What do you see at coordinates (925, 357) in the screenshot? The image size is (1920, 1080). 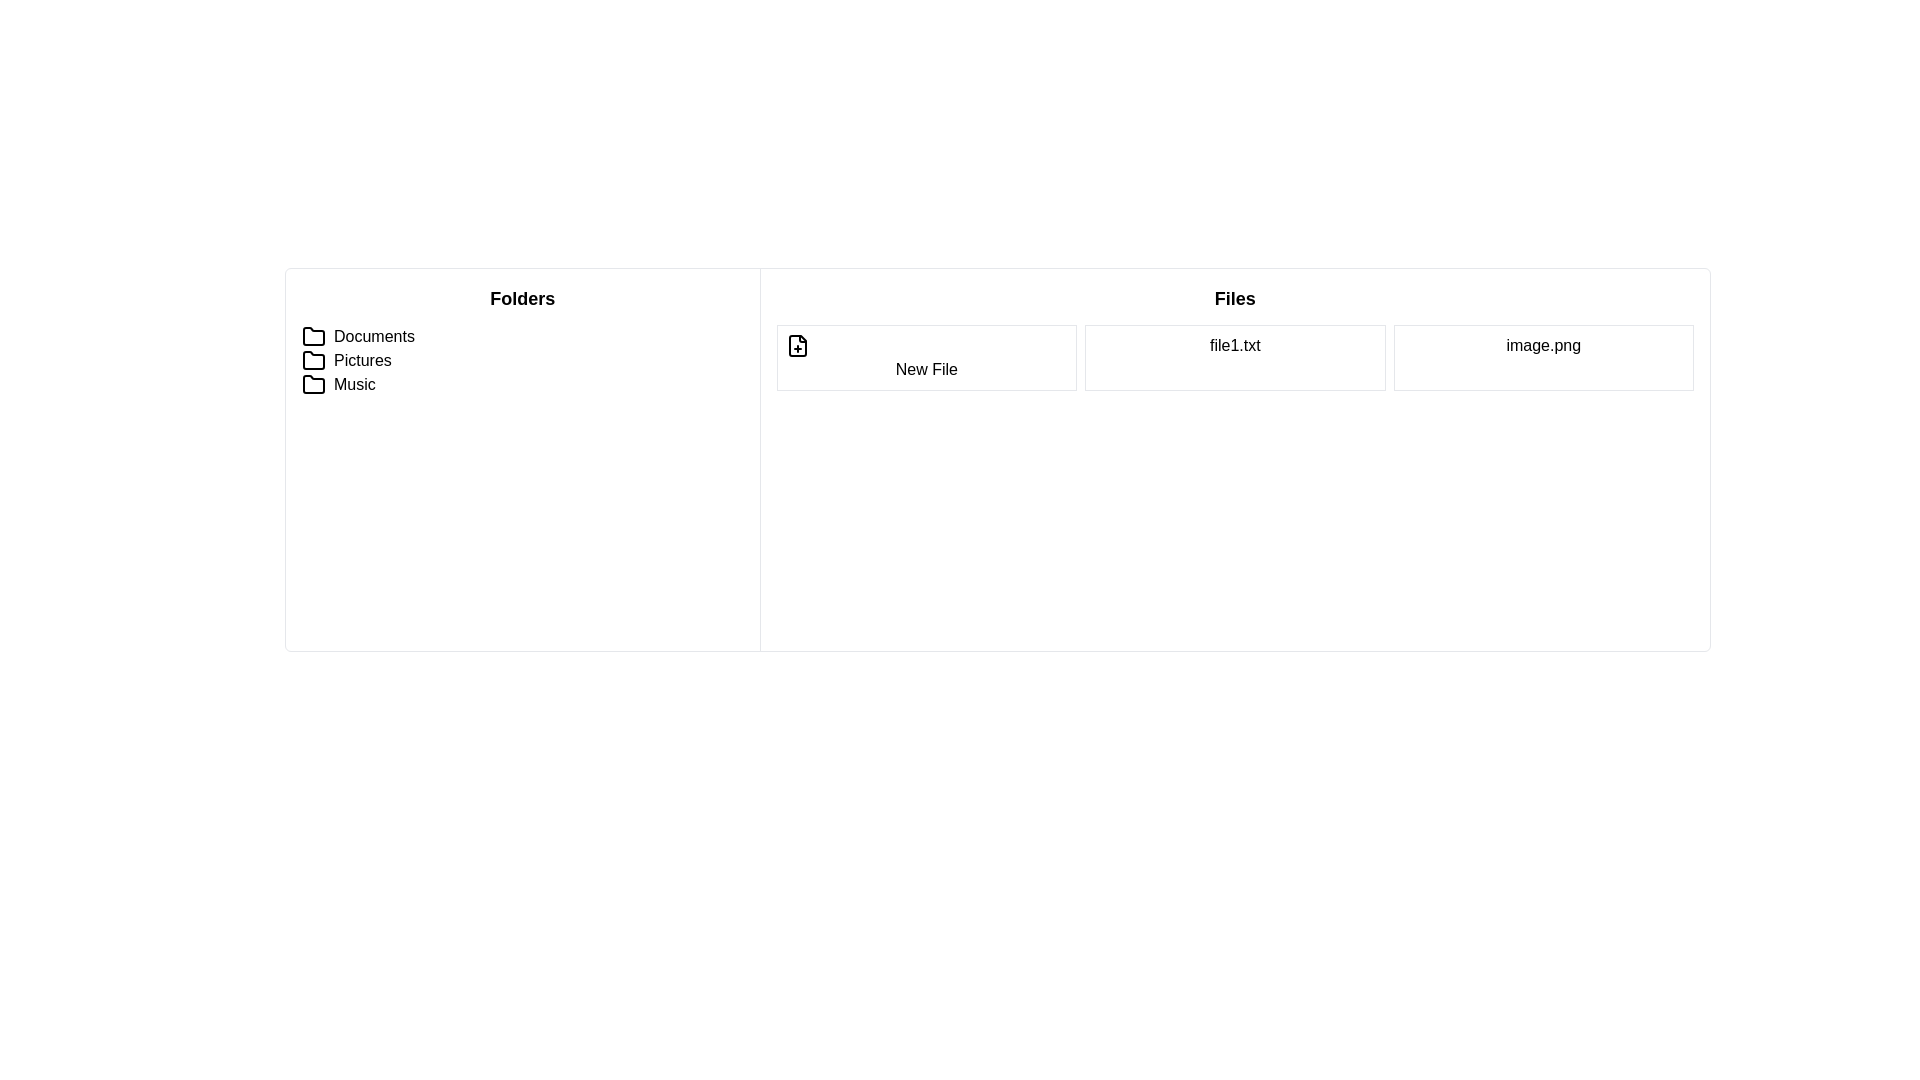 I see `the interactive button labeled 'New File', which features a document icon with a plus sign, to initiate file creation` at bounding box center [925, 357].